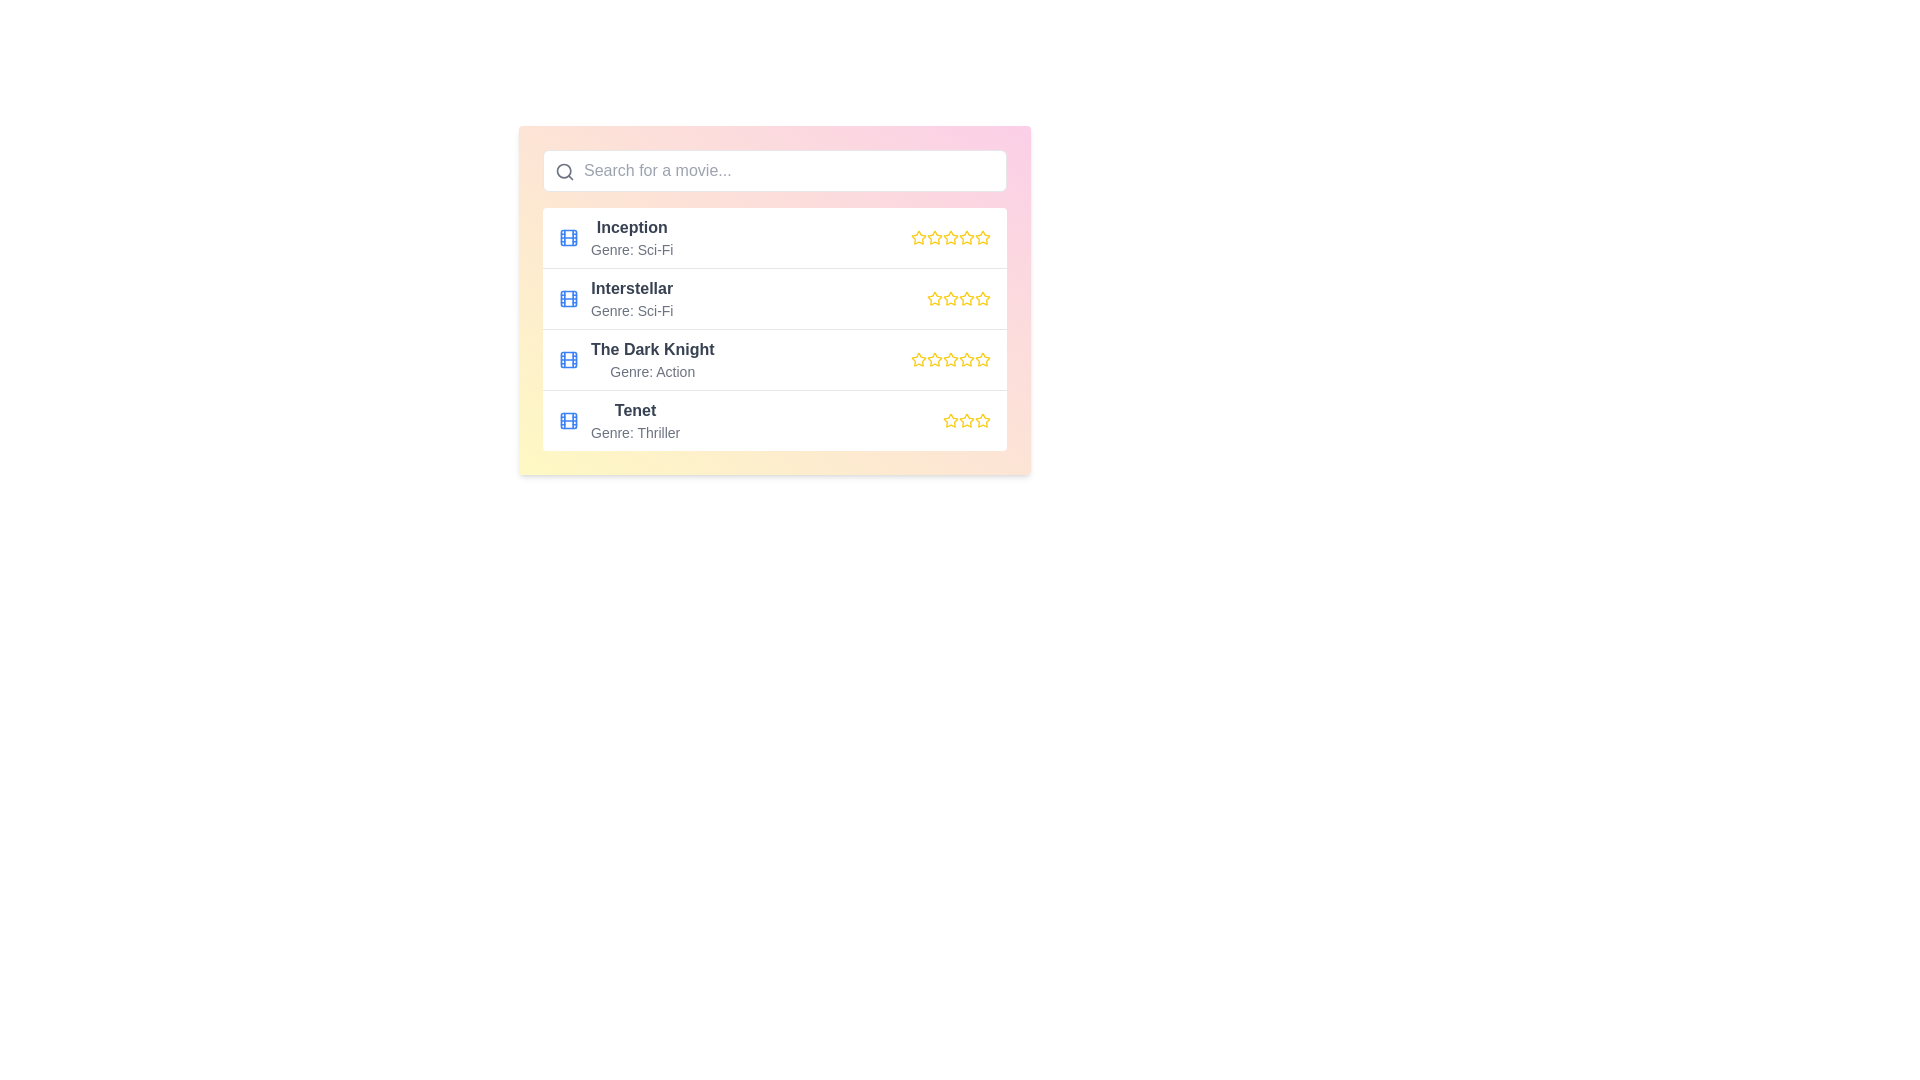 The image size is (1920, 1080). What do you see at coordinates (966, 419) in the screenshot?
I see `the third yellow star rating icon in the sequence of five stars` at bounding box center [966, 419].